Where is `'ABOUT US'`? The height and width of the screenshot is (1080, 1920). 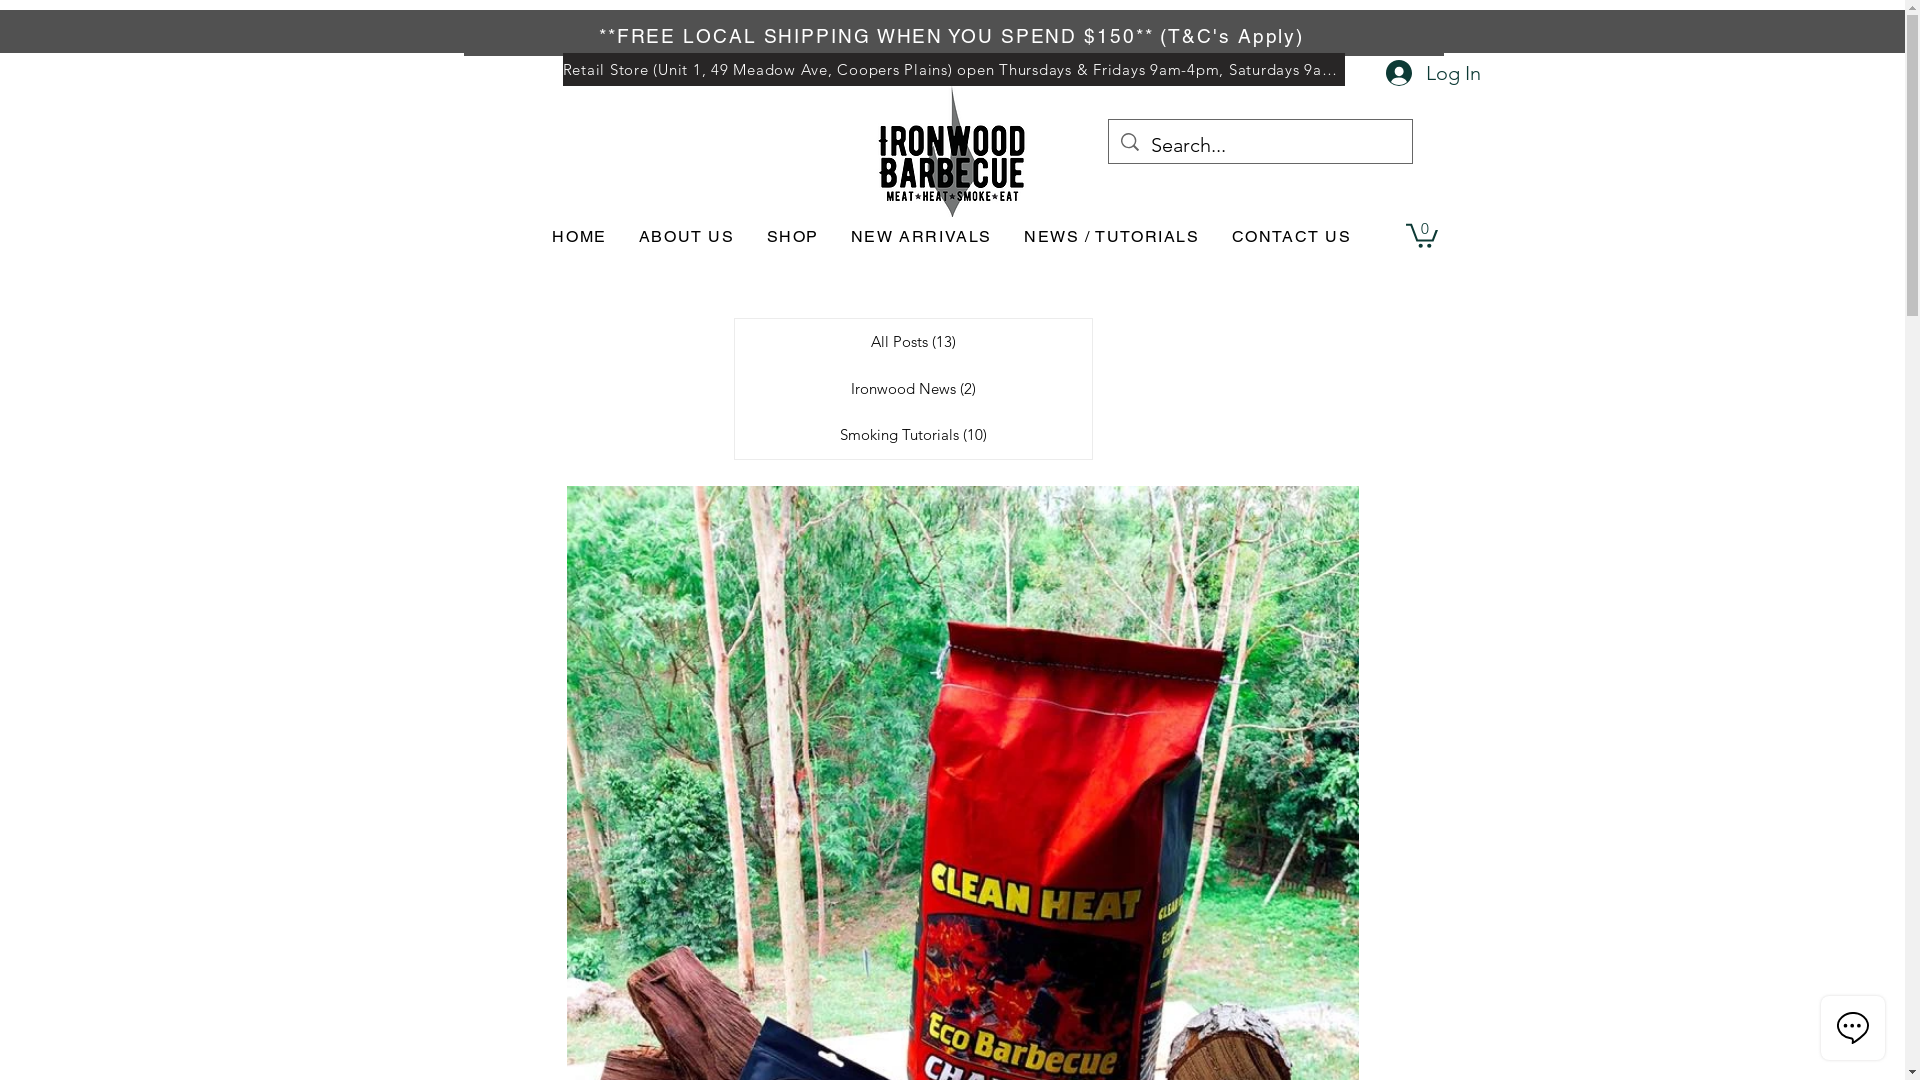 'ABOUT US' is located at coordinates (686, 236).